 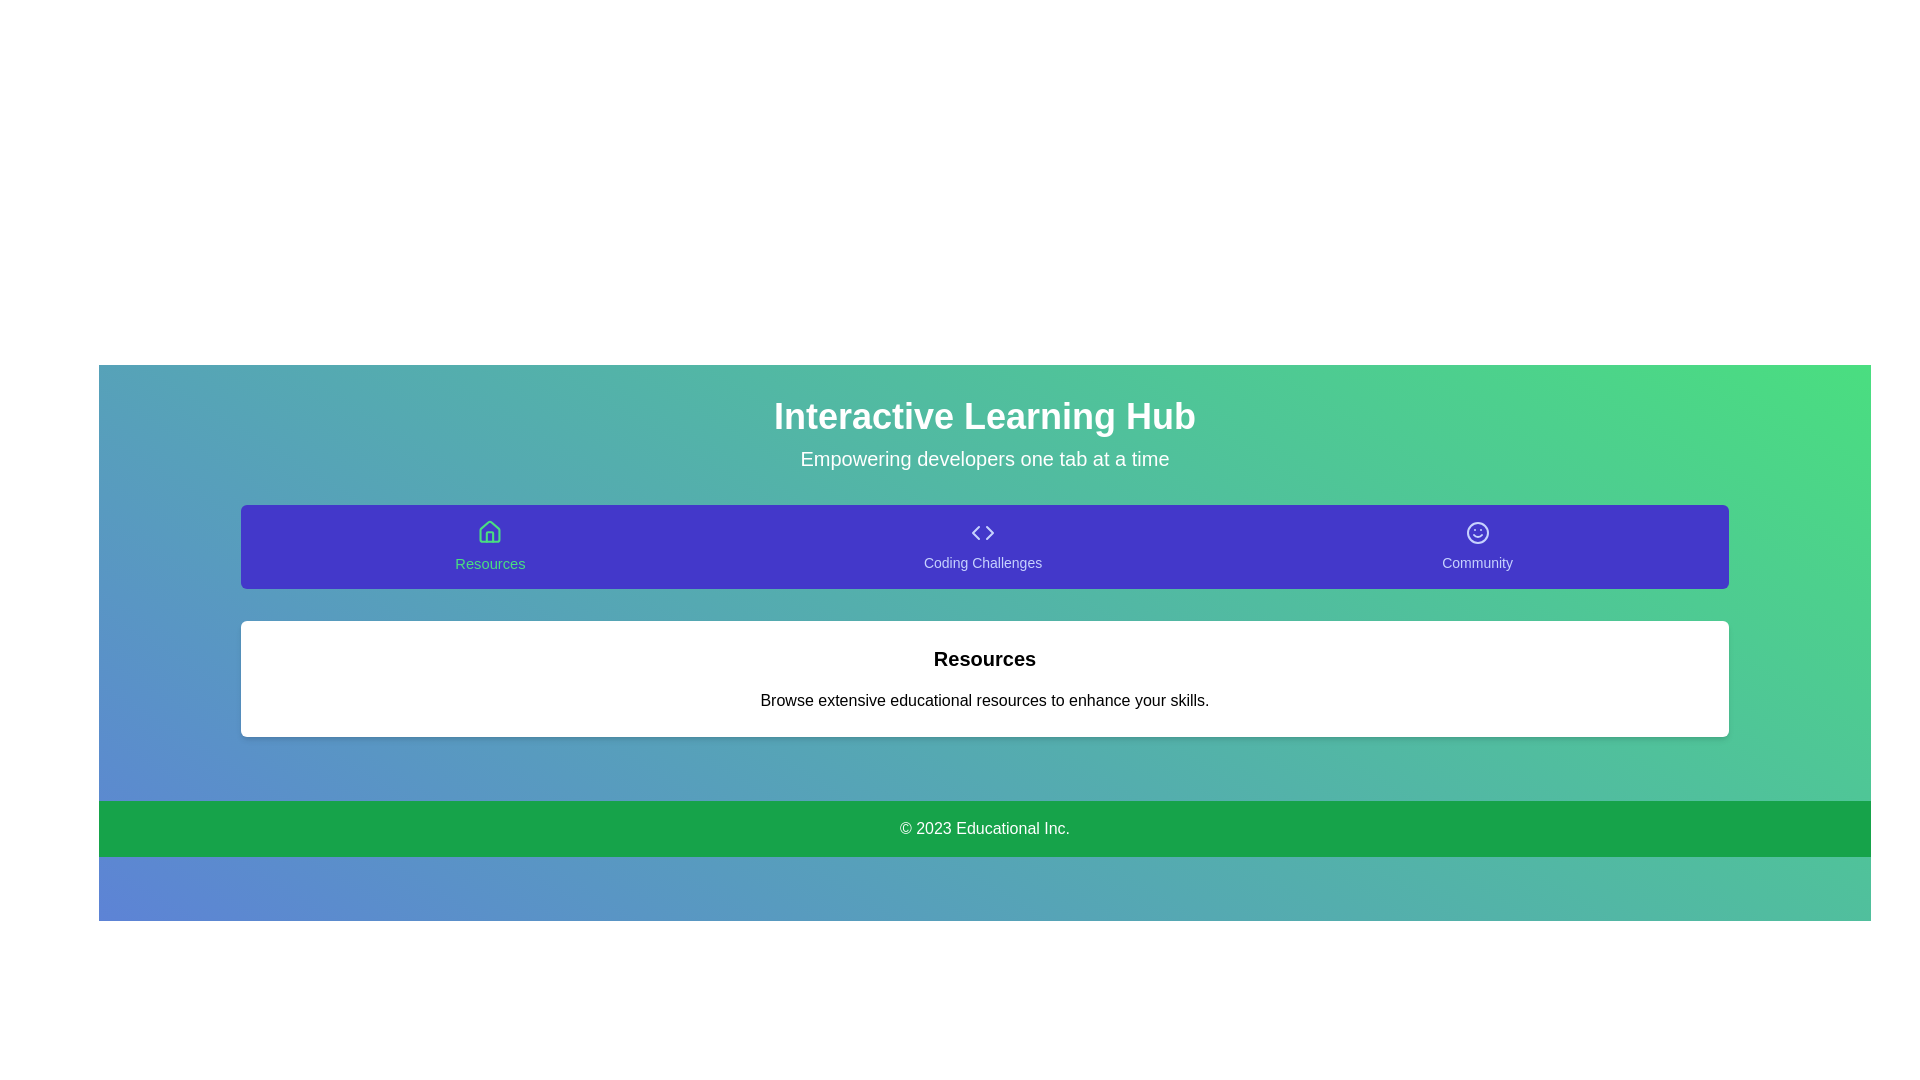 I want to click on the Coding Challenges tab to activate its content, so click(x=983, y=547).